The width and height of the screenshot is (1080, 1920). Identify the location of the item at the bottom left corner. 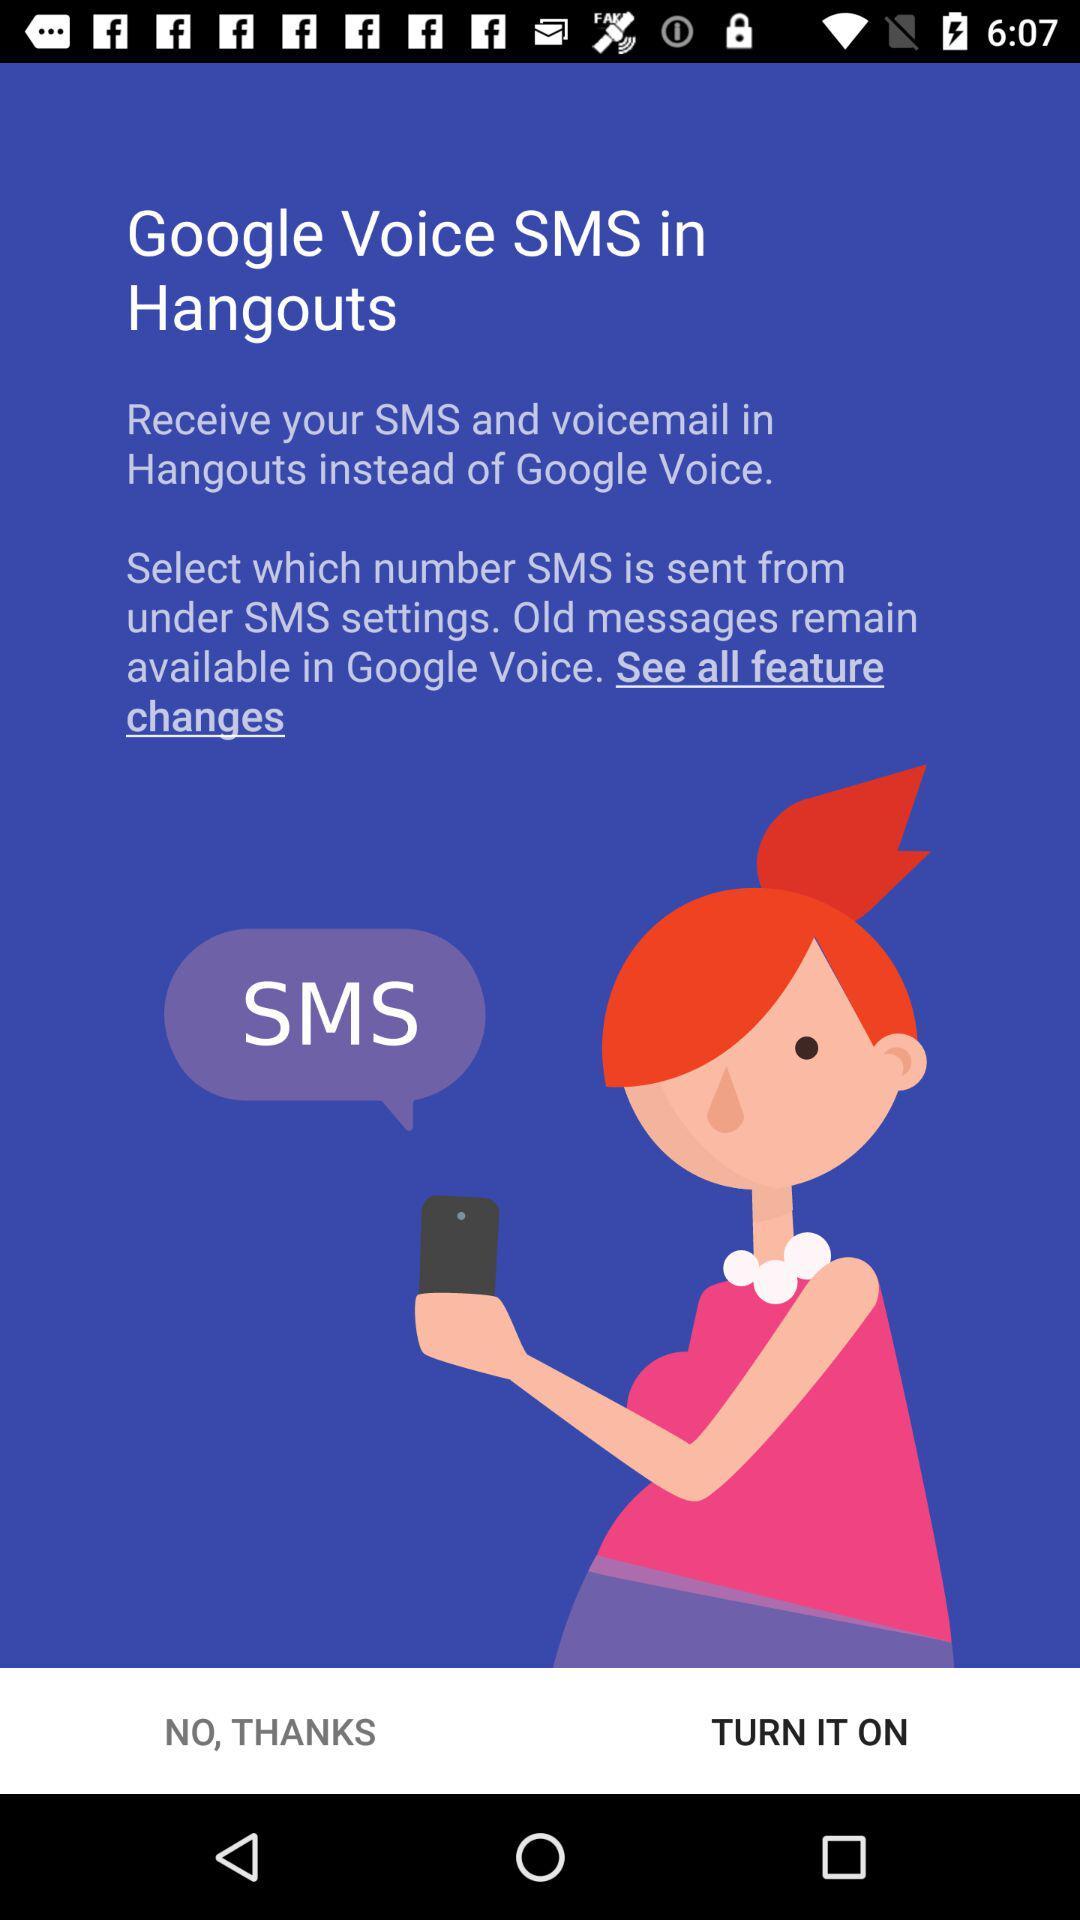
(270, 1730).